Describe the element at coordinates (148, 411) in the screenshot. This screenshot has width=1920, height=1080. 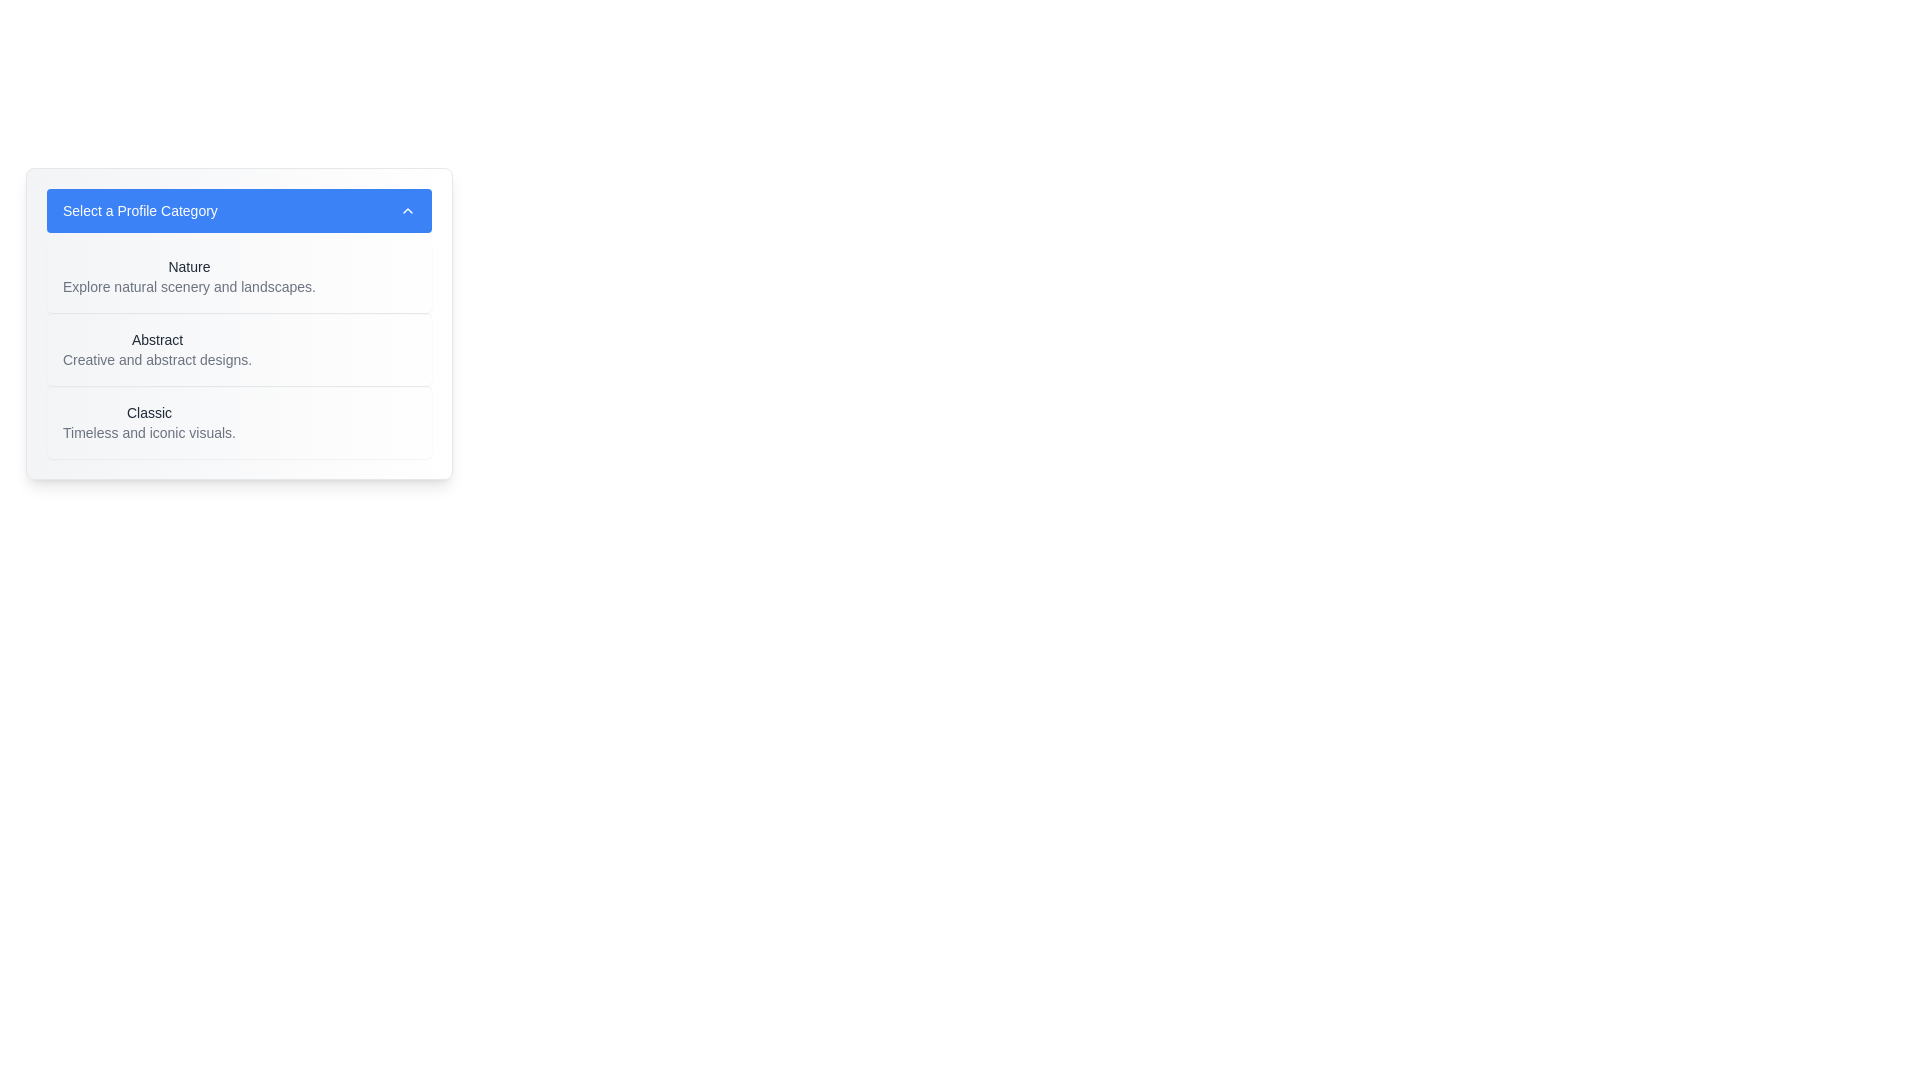
I see `text of the category title located in the dropdown list under 'Select a Profile Category', positioned above 'Timeless and iconic visuals'` at that location.